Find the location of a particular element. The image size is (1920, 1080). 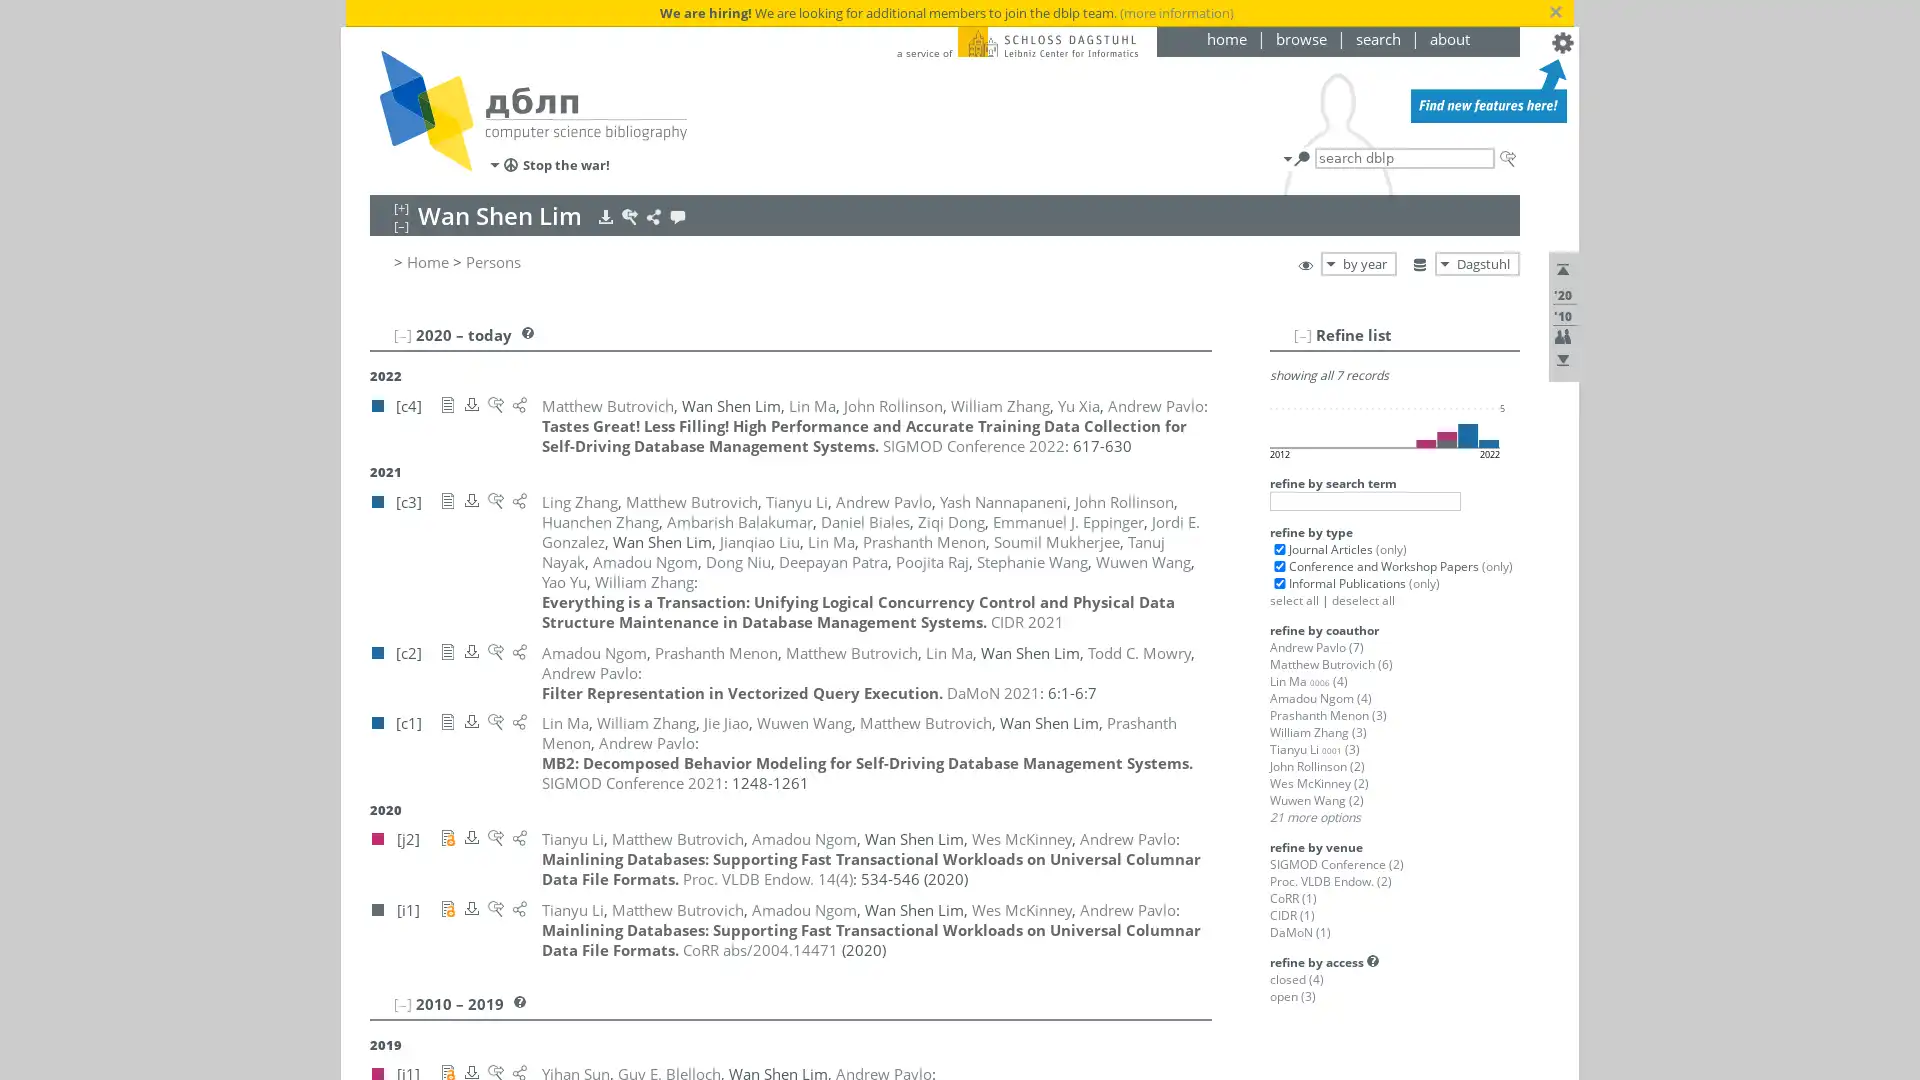

SIGMOD Conference (2) is located at coordinates (1337, 863).